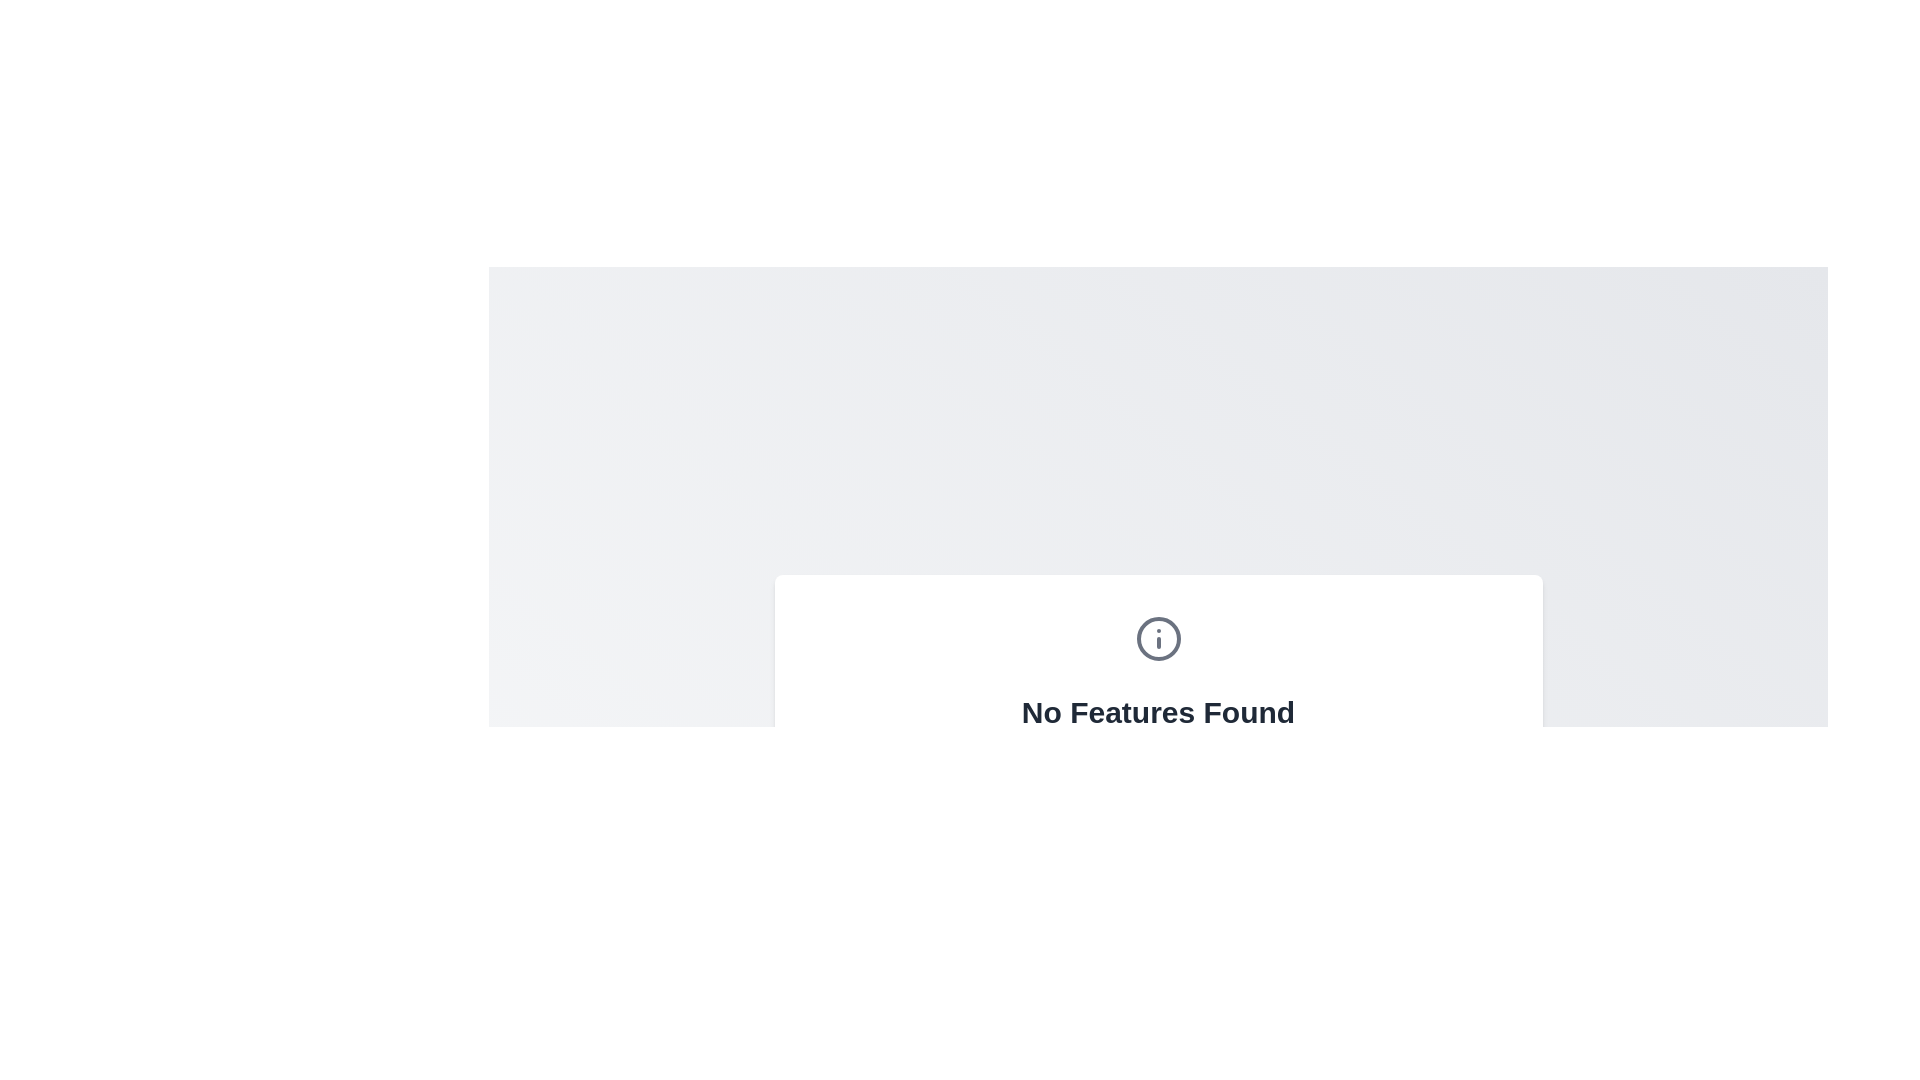 The image size is (1920, 1080). Describe the element at coordinates (1158, 639) in the screenshot. I see `the details of the 'info' icon, which features a gray circular outline with an 'i' inside, located above the text 'No Features Found'` at that location.